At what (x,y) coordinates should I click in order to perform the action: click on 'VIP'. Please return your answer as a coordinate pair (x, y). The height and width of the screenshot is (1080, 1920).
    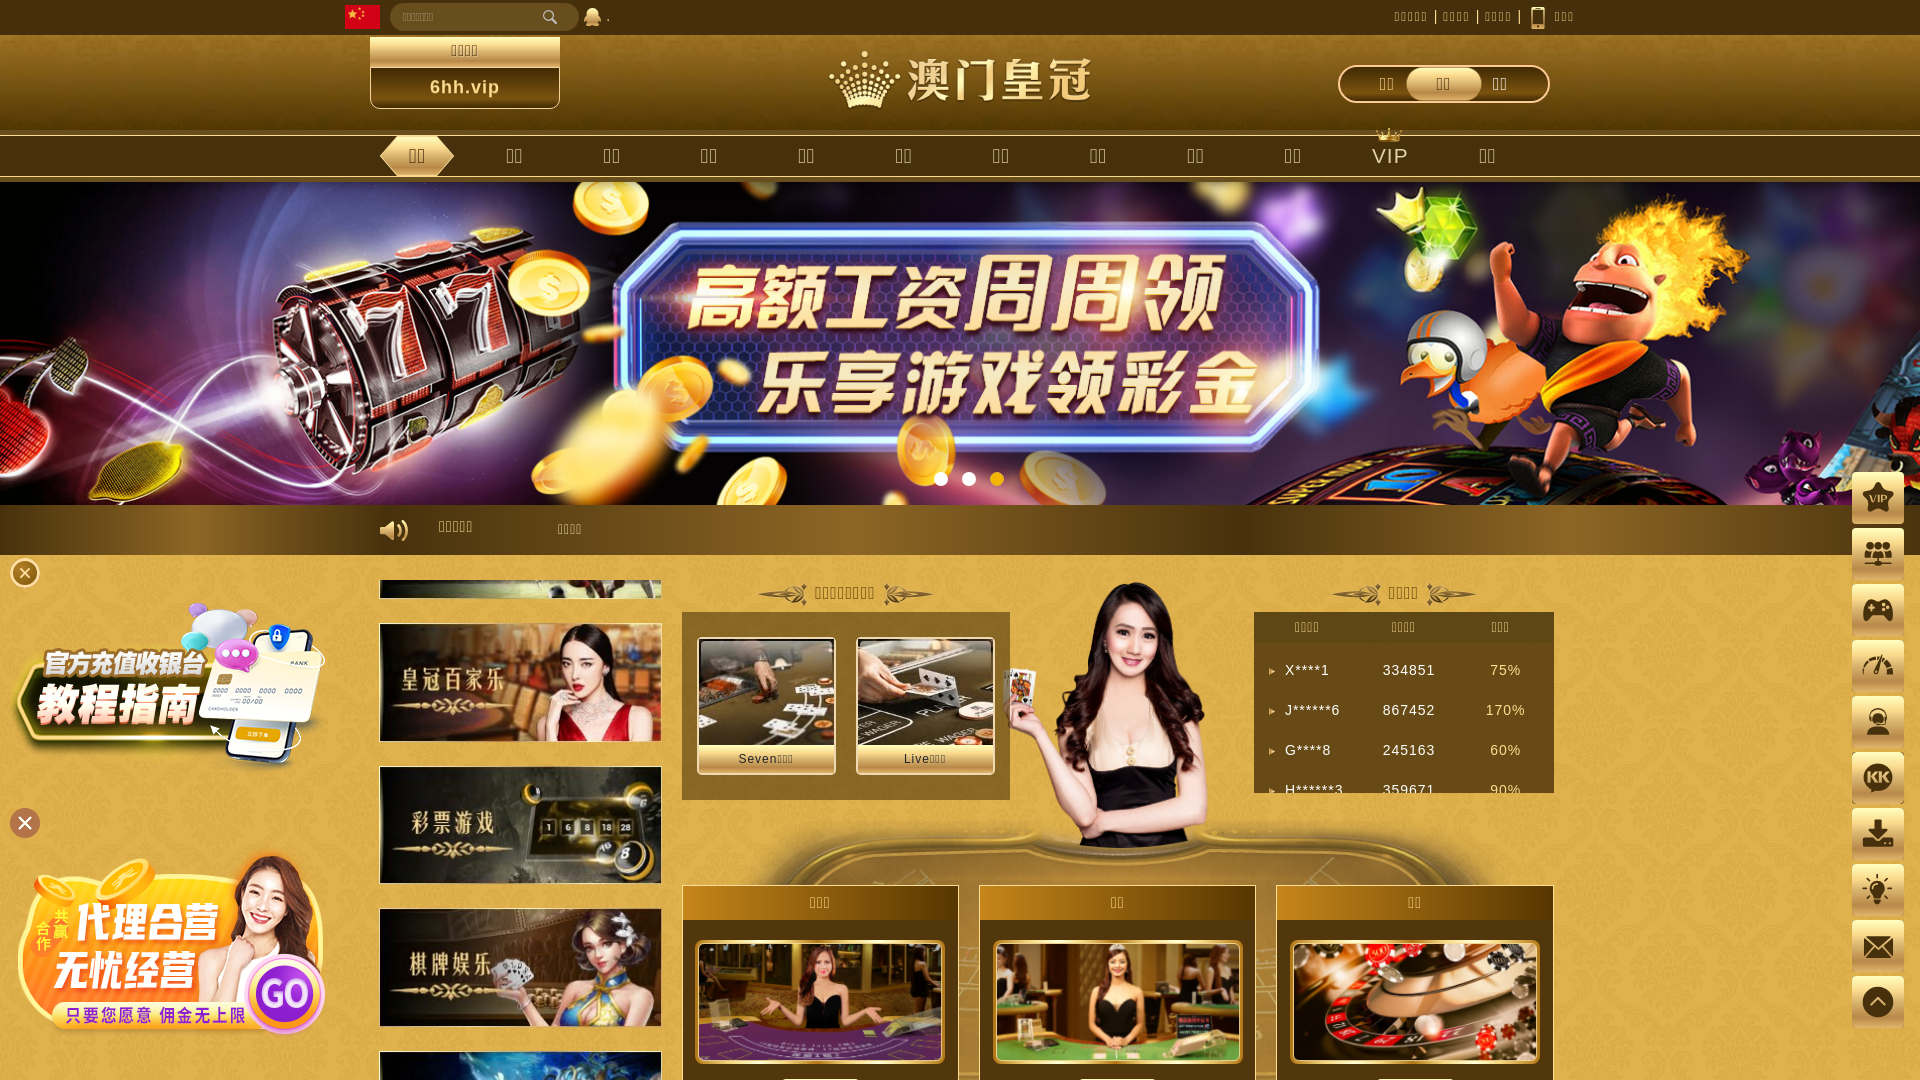
    Looking at the image, I should click on (1389, 154).